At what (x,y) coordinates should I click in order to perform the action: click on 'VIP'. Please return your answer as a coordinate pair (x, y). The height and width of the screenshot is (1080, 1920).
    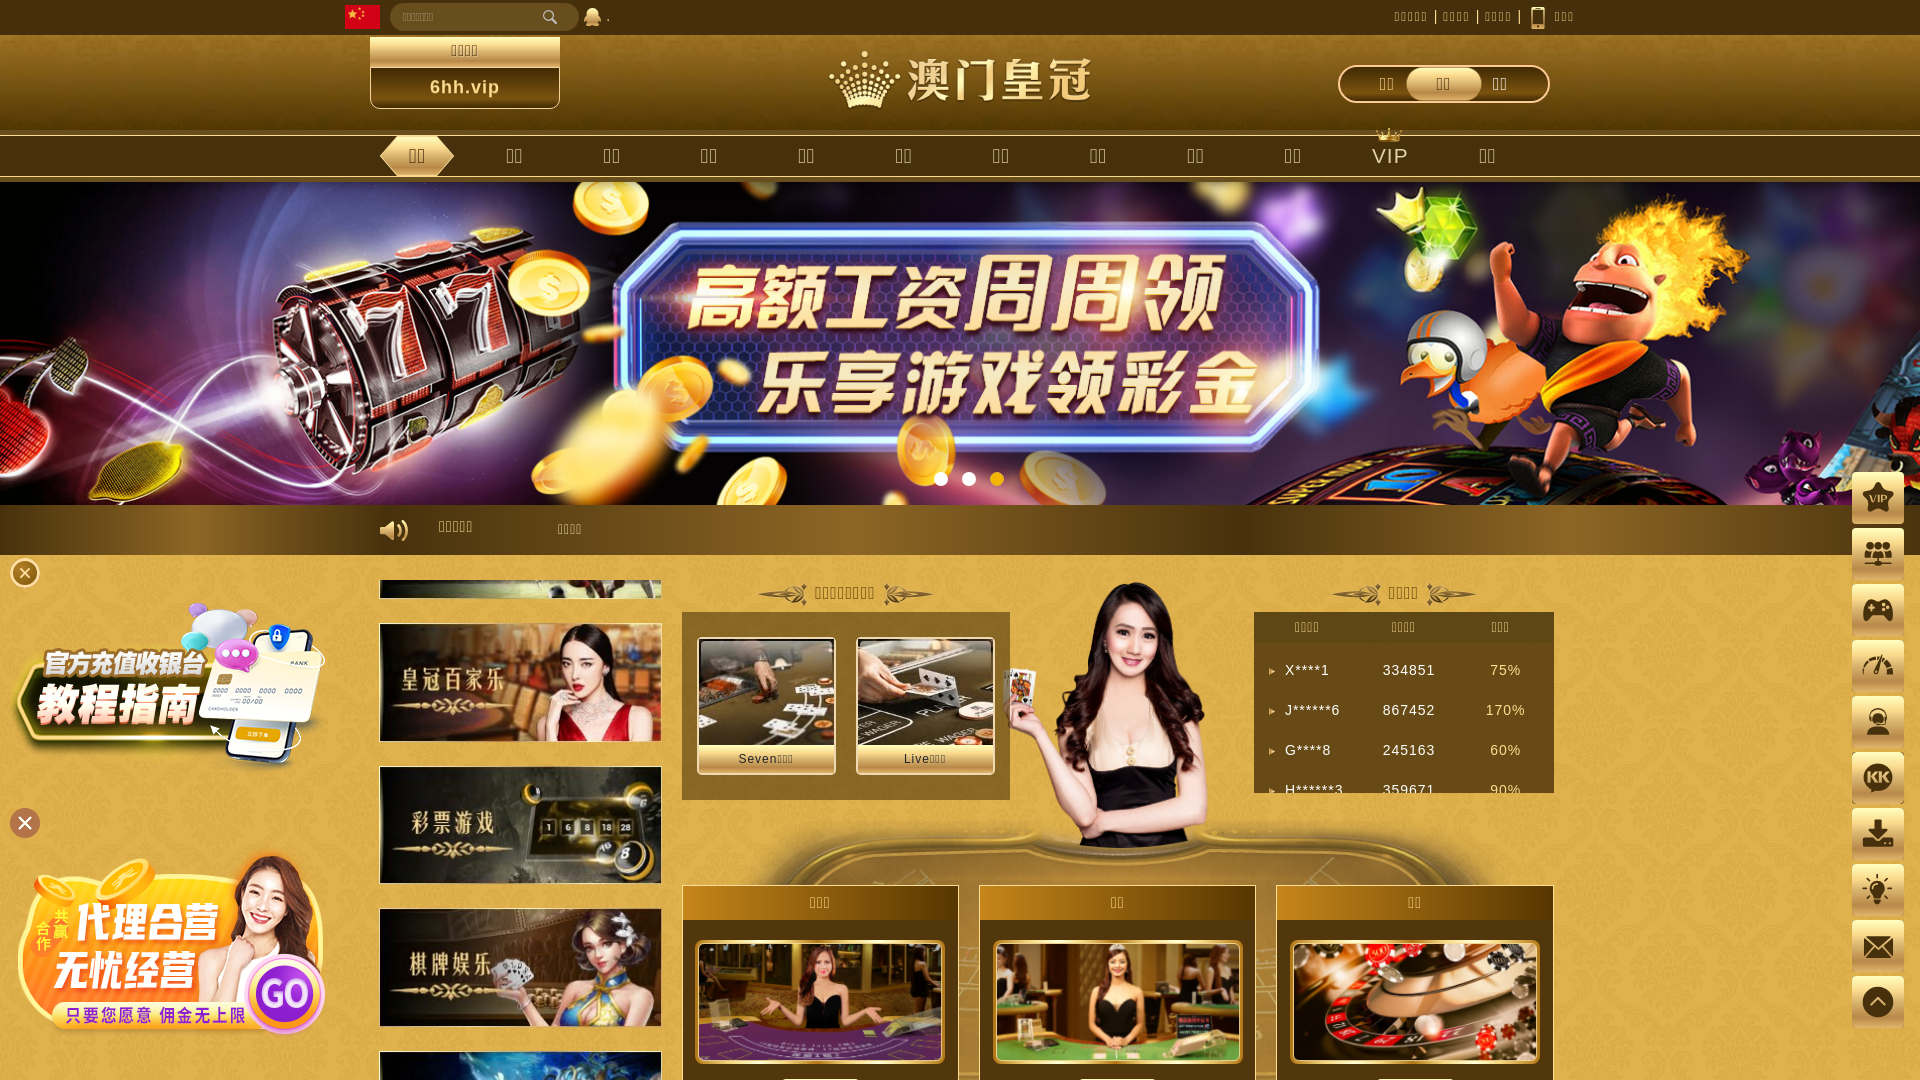
    Looking at the image, I should click on (1389, 154).